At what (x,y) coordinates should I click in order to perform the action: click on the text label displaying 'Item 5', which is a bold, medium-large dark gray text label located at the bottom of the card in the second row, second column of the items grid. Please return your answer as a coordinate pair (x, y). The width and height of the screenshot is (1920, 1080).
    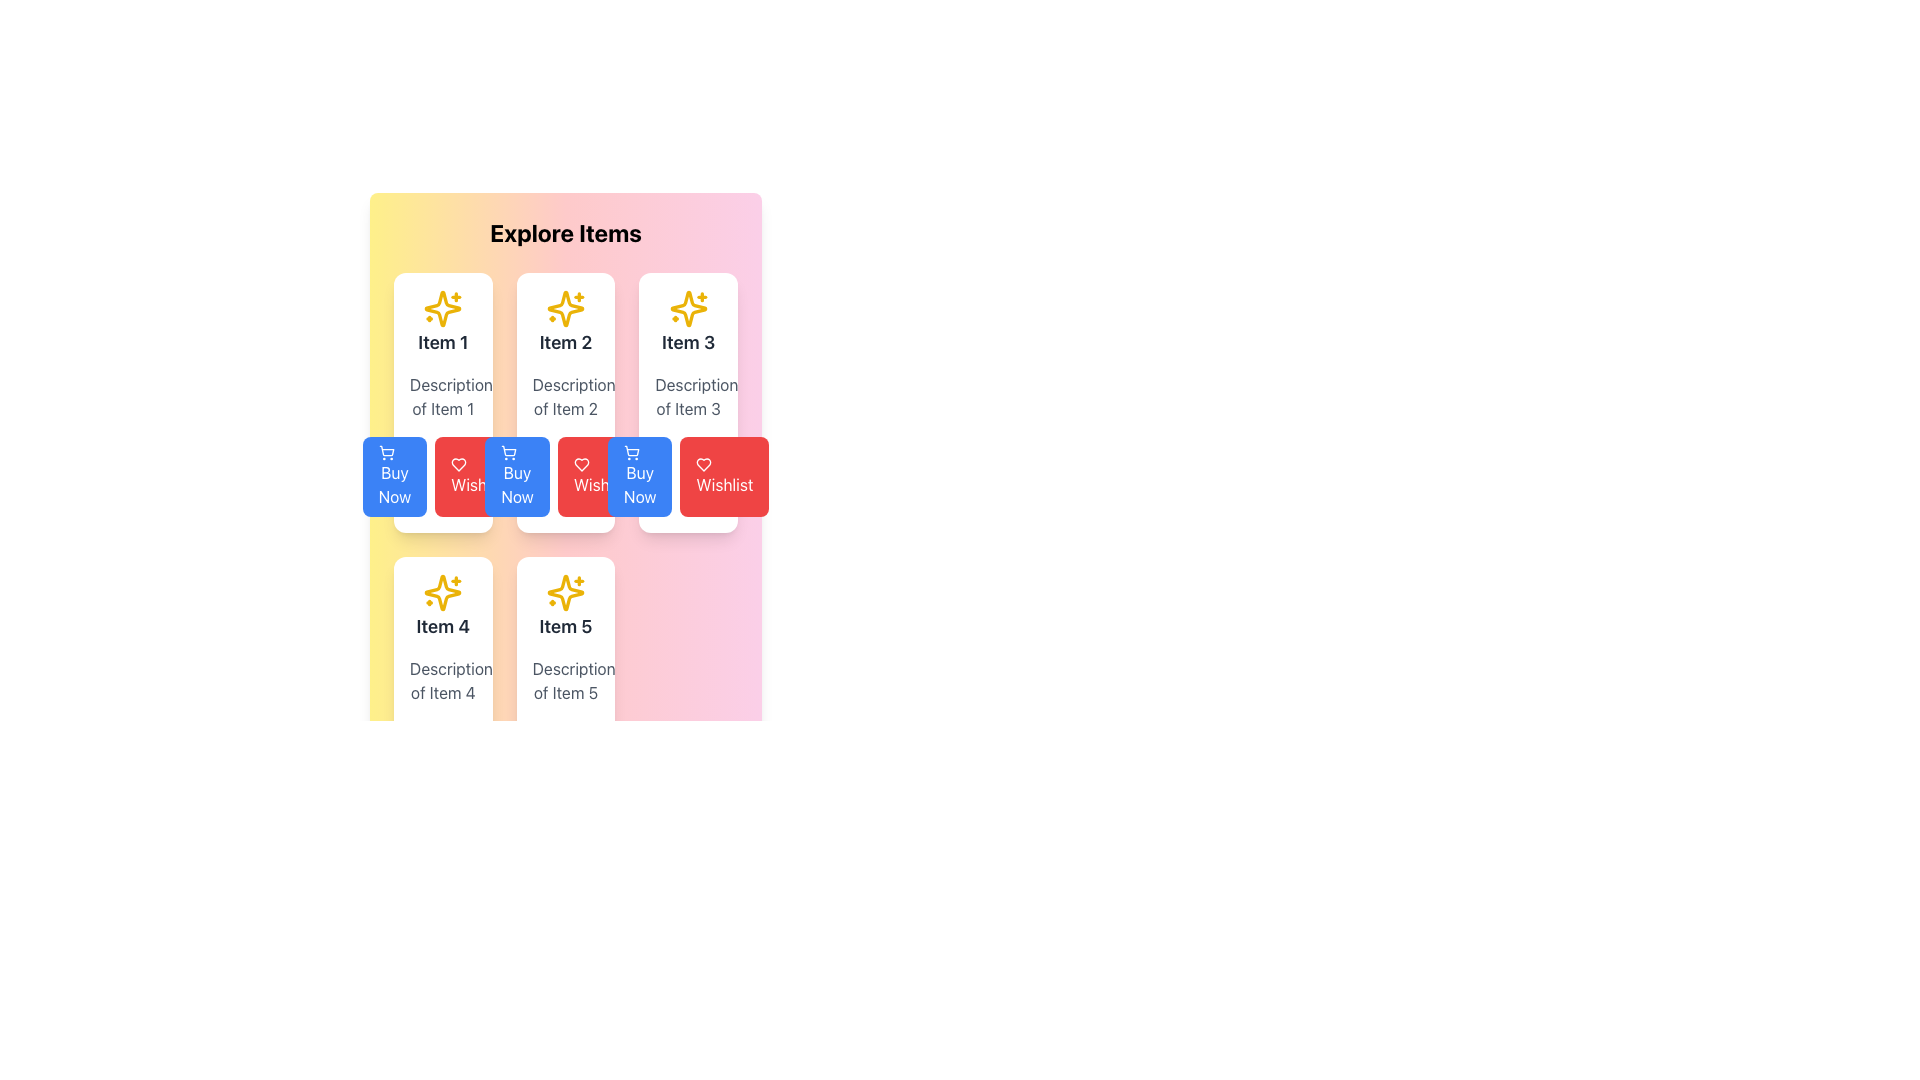
    Looking at the image, I should click on (565, 626).